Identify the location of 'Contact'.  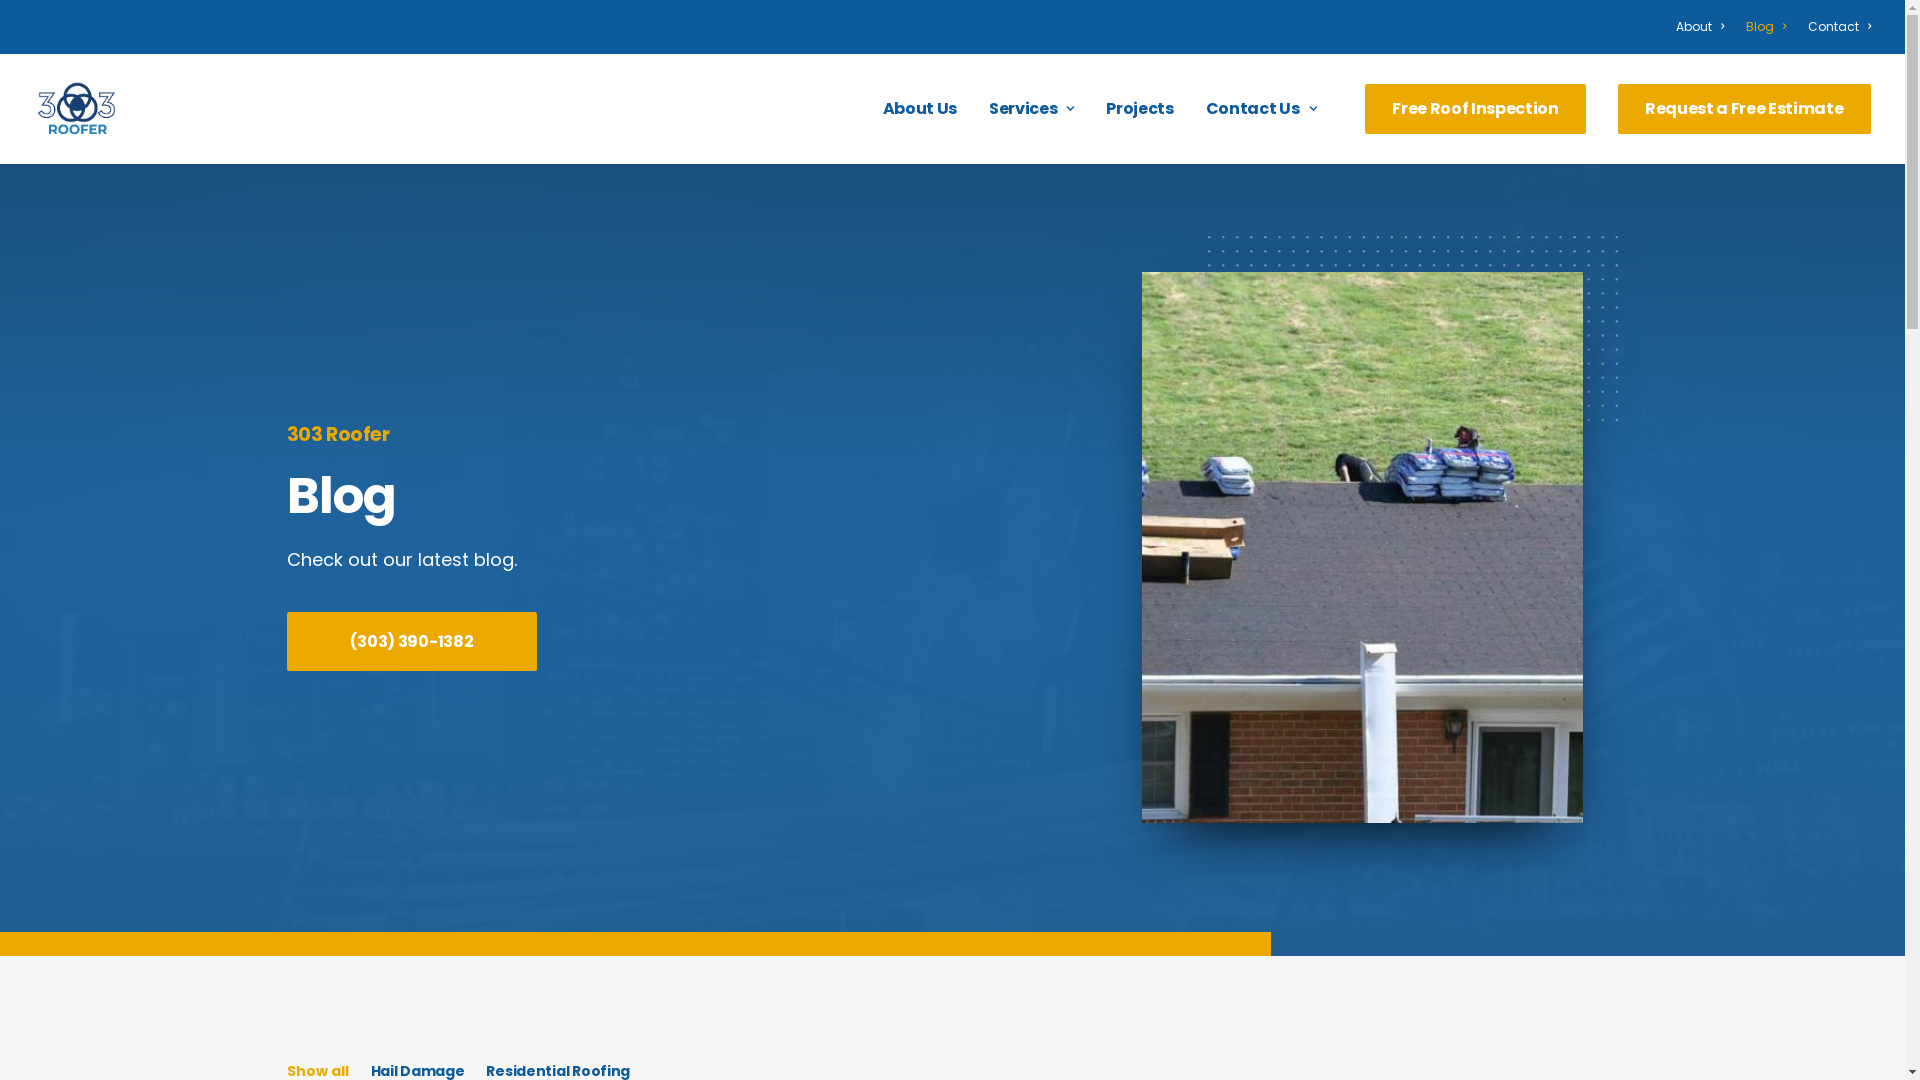
(1834, 27).